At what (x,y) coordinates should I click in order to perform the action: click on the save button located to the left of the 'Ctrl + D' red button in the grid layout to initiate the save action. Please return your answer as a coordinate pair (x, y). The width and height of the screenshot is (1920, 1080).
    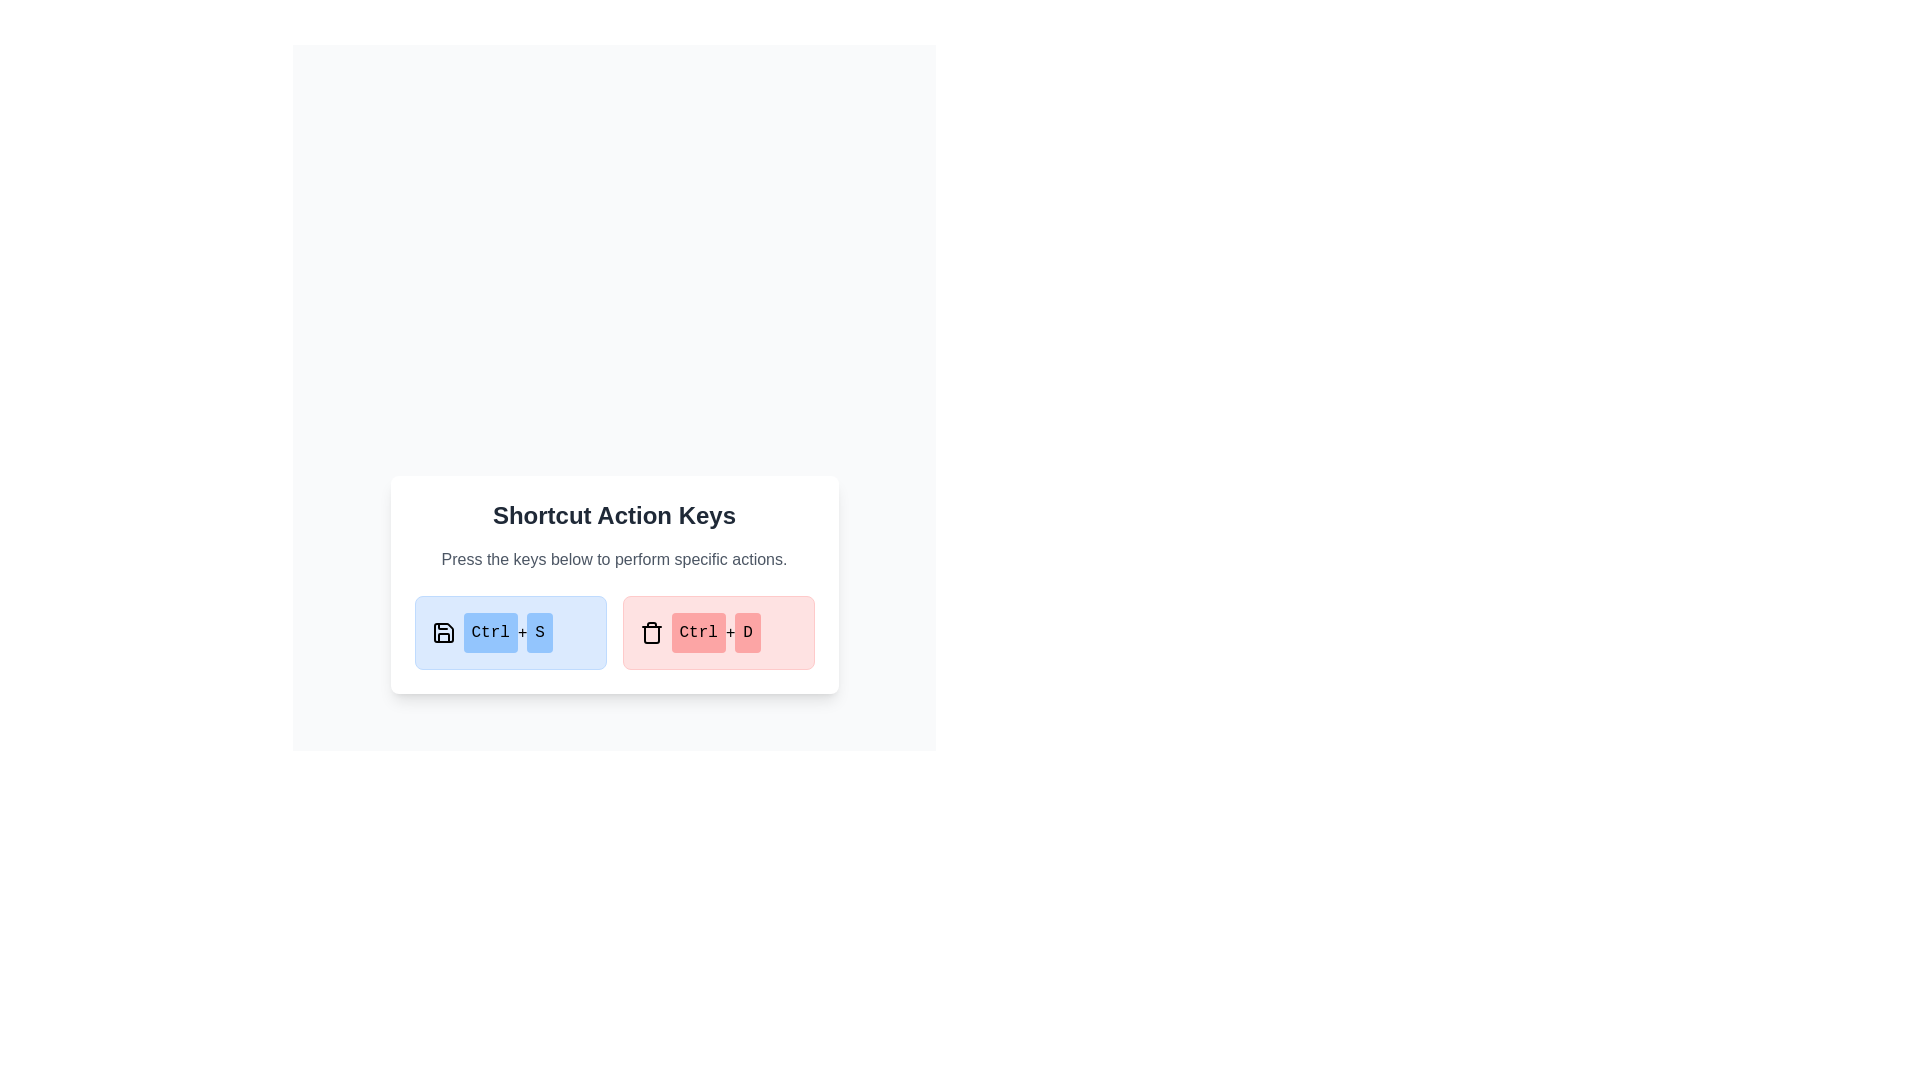
    Looking at the image, I should click on (510, 632).